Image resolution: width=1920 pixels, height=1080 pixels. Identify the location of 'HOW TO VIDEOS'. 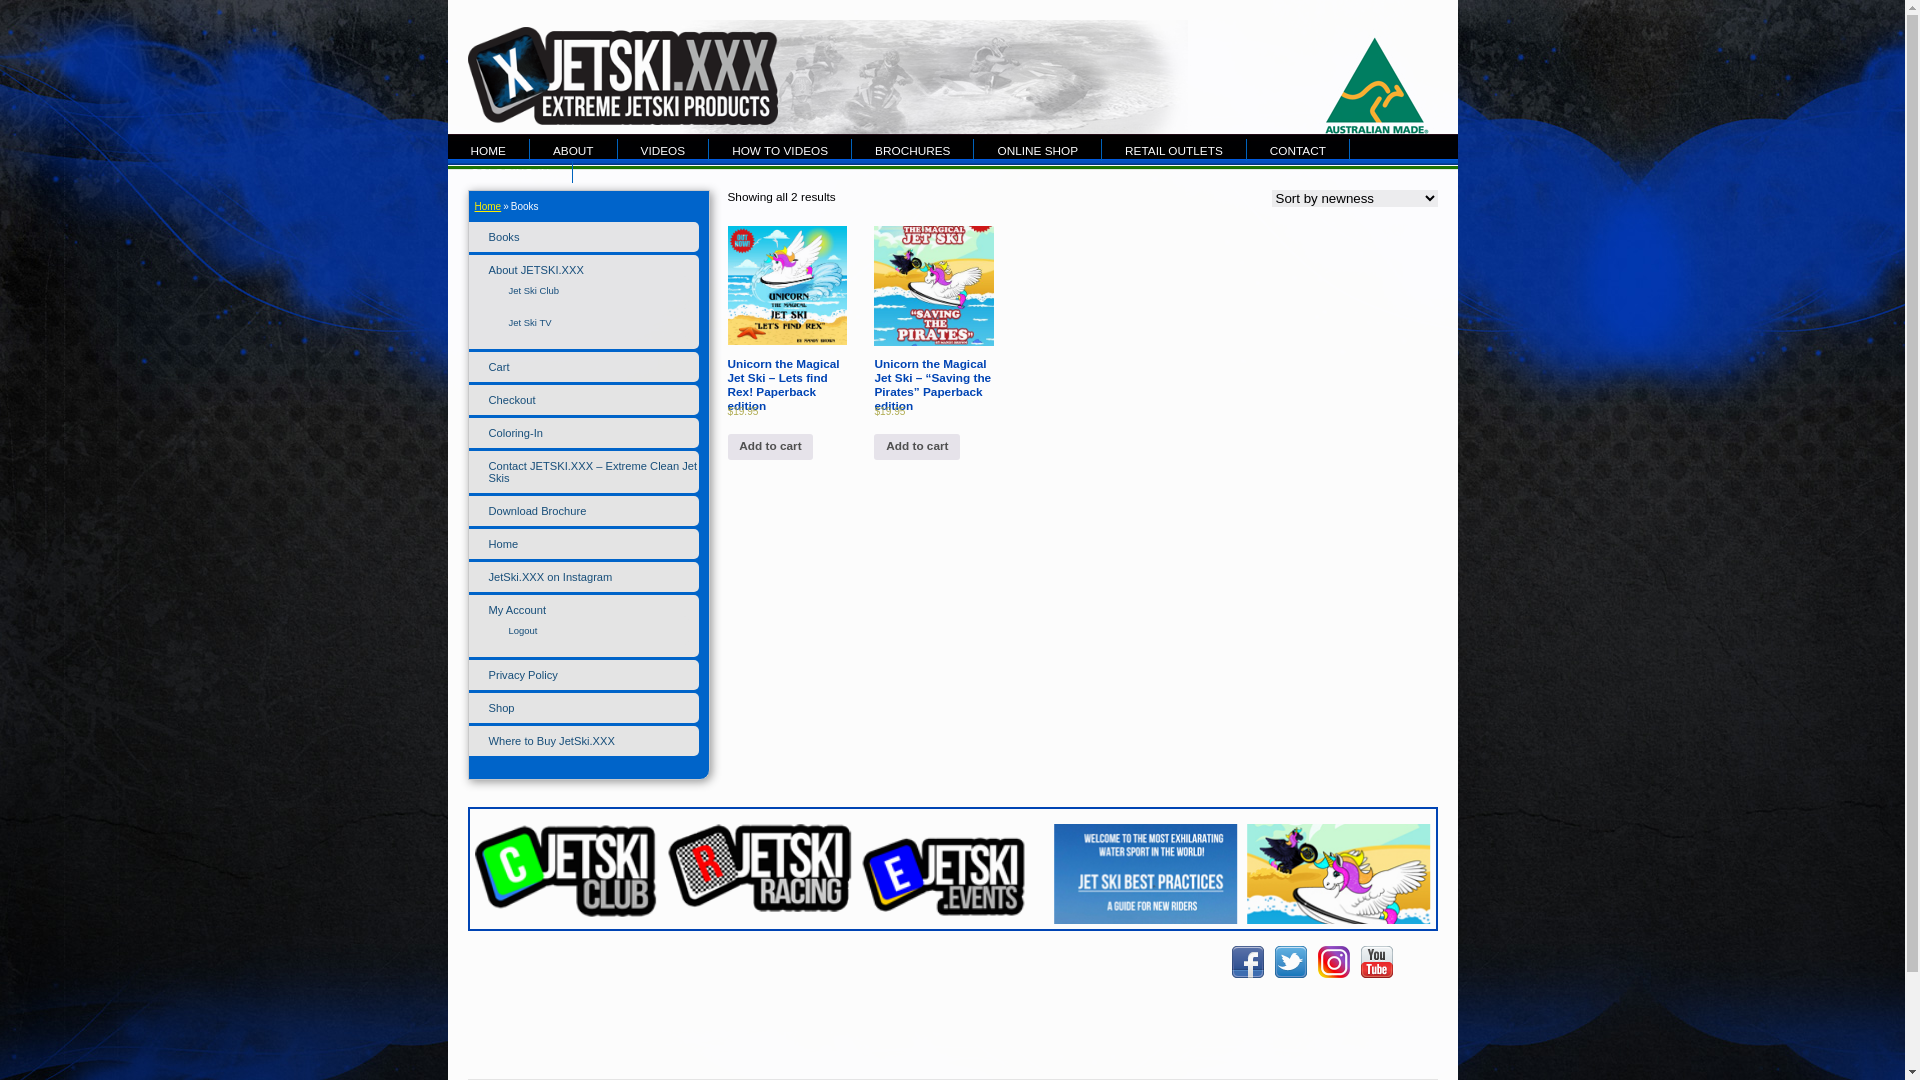
(779, 149).